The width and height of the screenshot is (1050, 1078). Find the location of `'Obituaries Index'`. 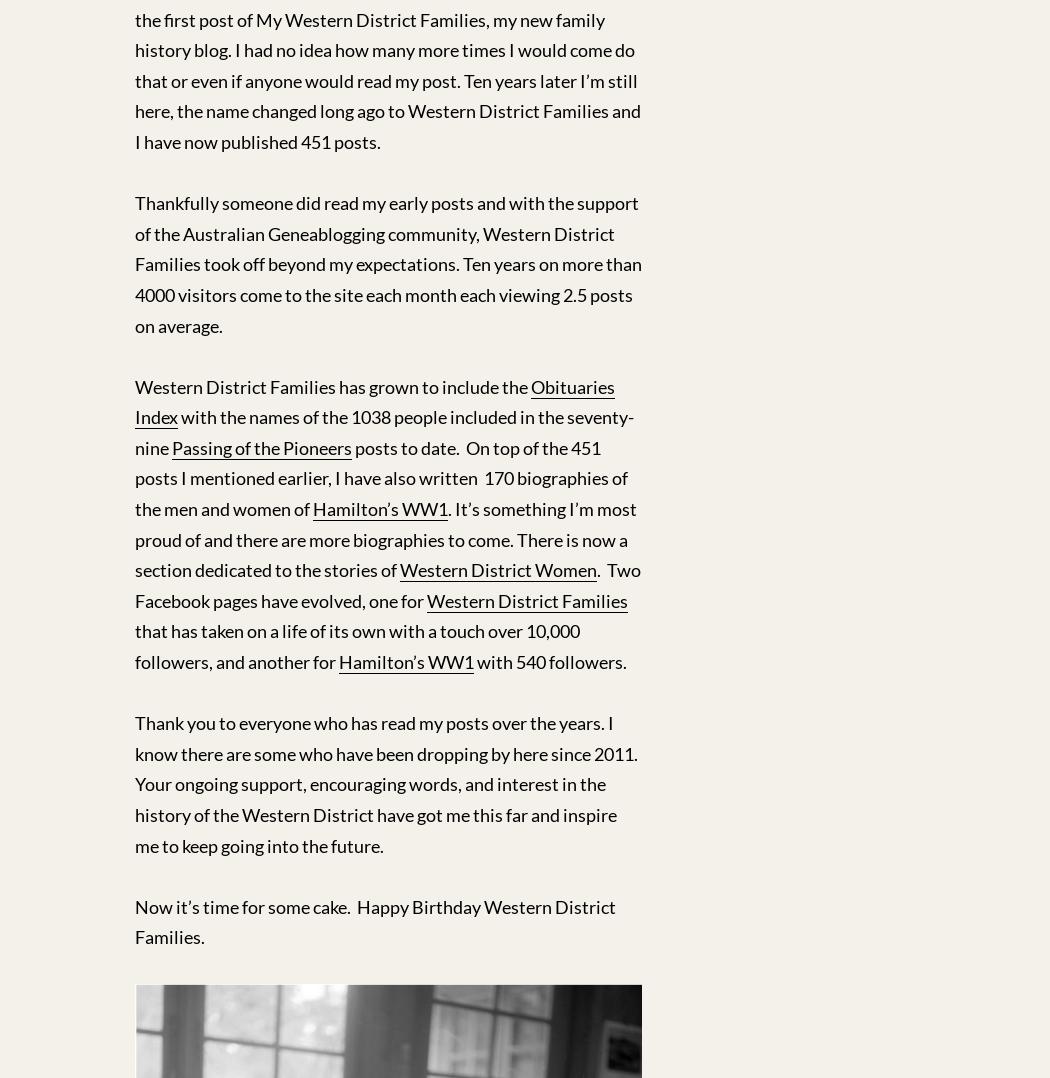

'Obituaries Index' is located at coordinates (373, 400).